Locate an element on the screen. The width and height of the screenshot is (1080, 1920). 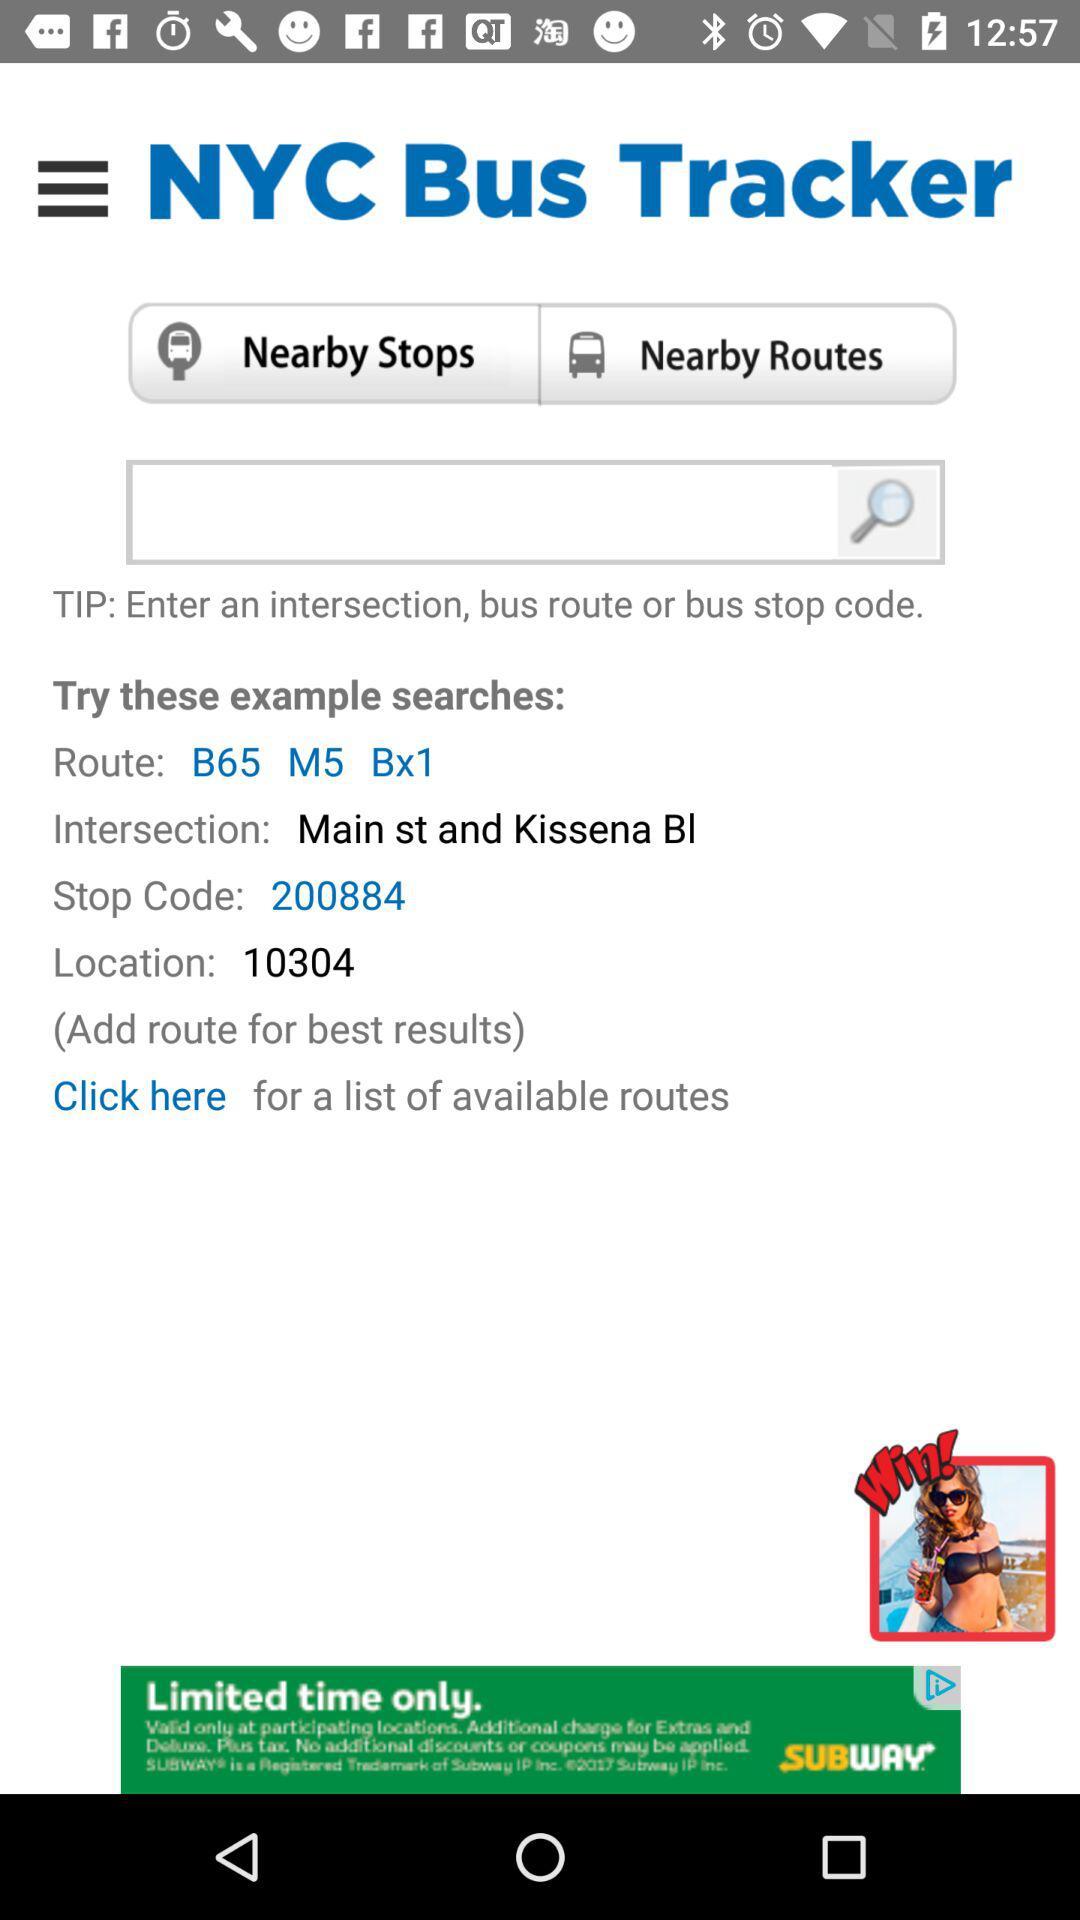
find nearby routes is located at coordinates (754, 353).